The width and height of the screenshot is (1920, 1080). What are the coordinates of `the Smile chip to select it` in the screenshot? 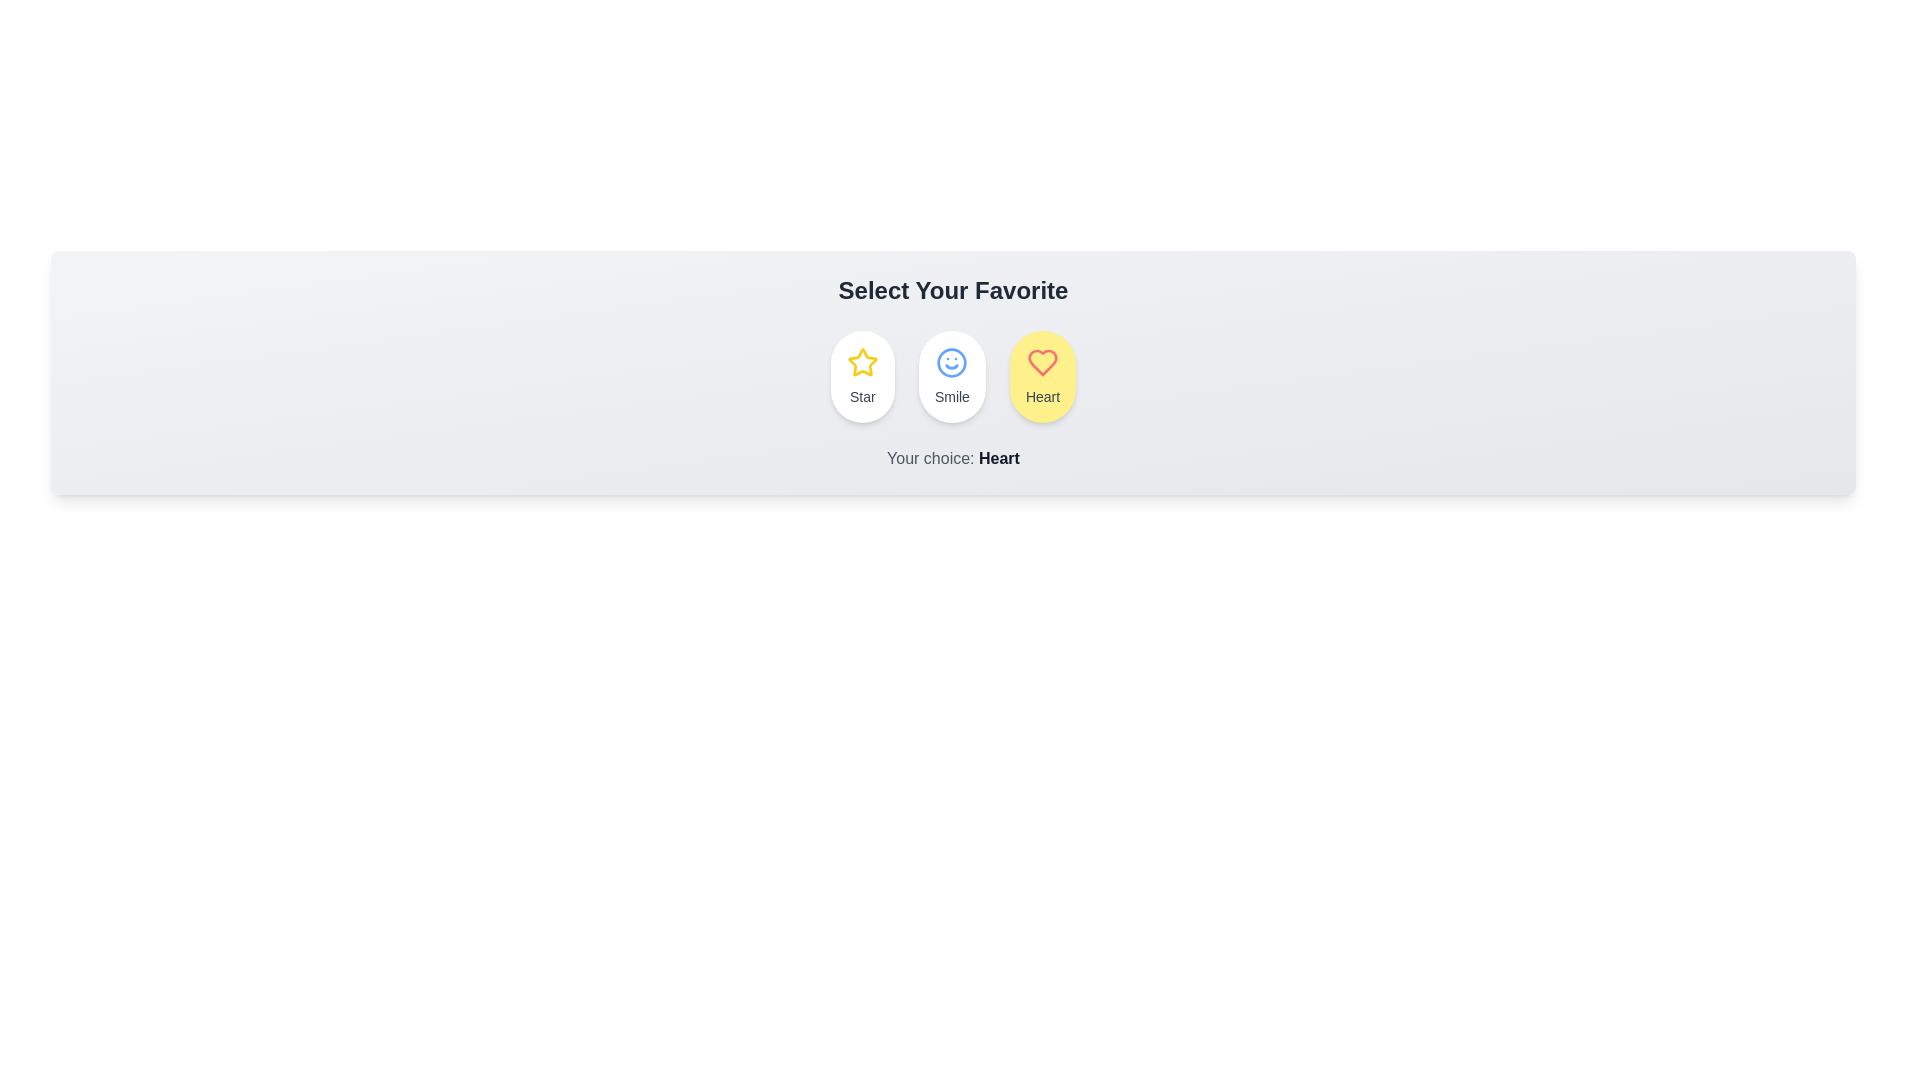 It's located at (951, 377).